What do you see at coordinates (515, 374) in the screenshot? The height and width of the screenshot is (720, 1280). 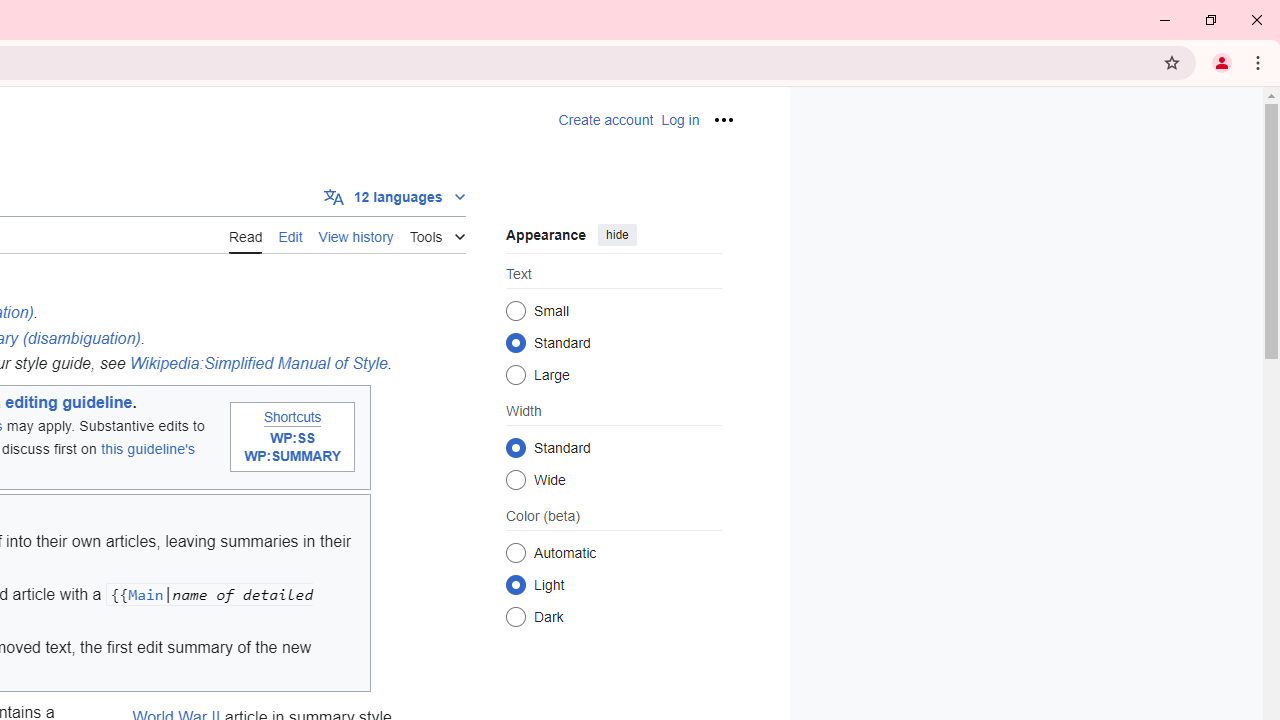 I see `'Large'` at bounding box center [515, 374].